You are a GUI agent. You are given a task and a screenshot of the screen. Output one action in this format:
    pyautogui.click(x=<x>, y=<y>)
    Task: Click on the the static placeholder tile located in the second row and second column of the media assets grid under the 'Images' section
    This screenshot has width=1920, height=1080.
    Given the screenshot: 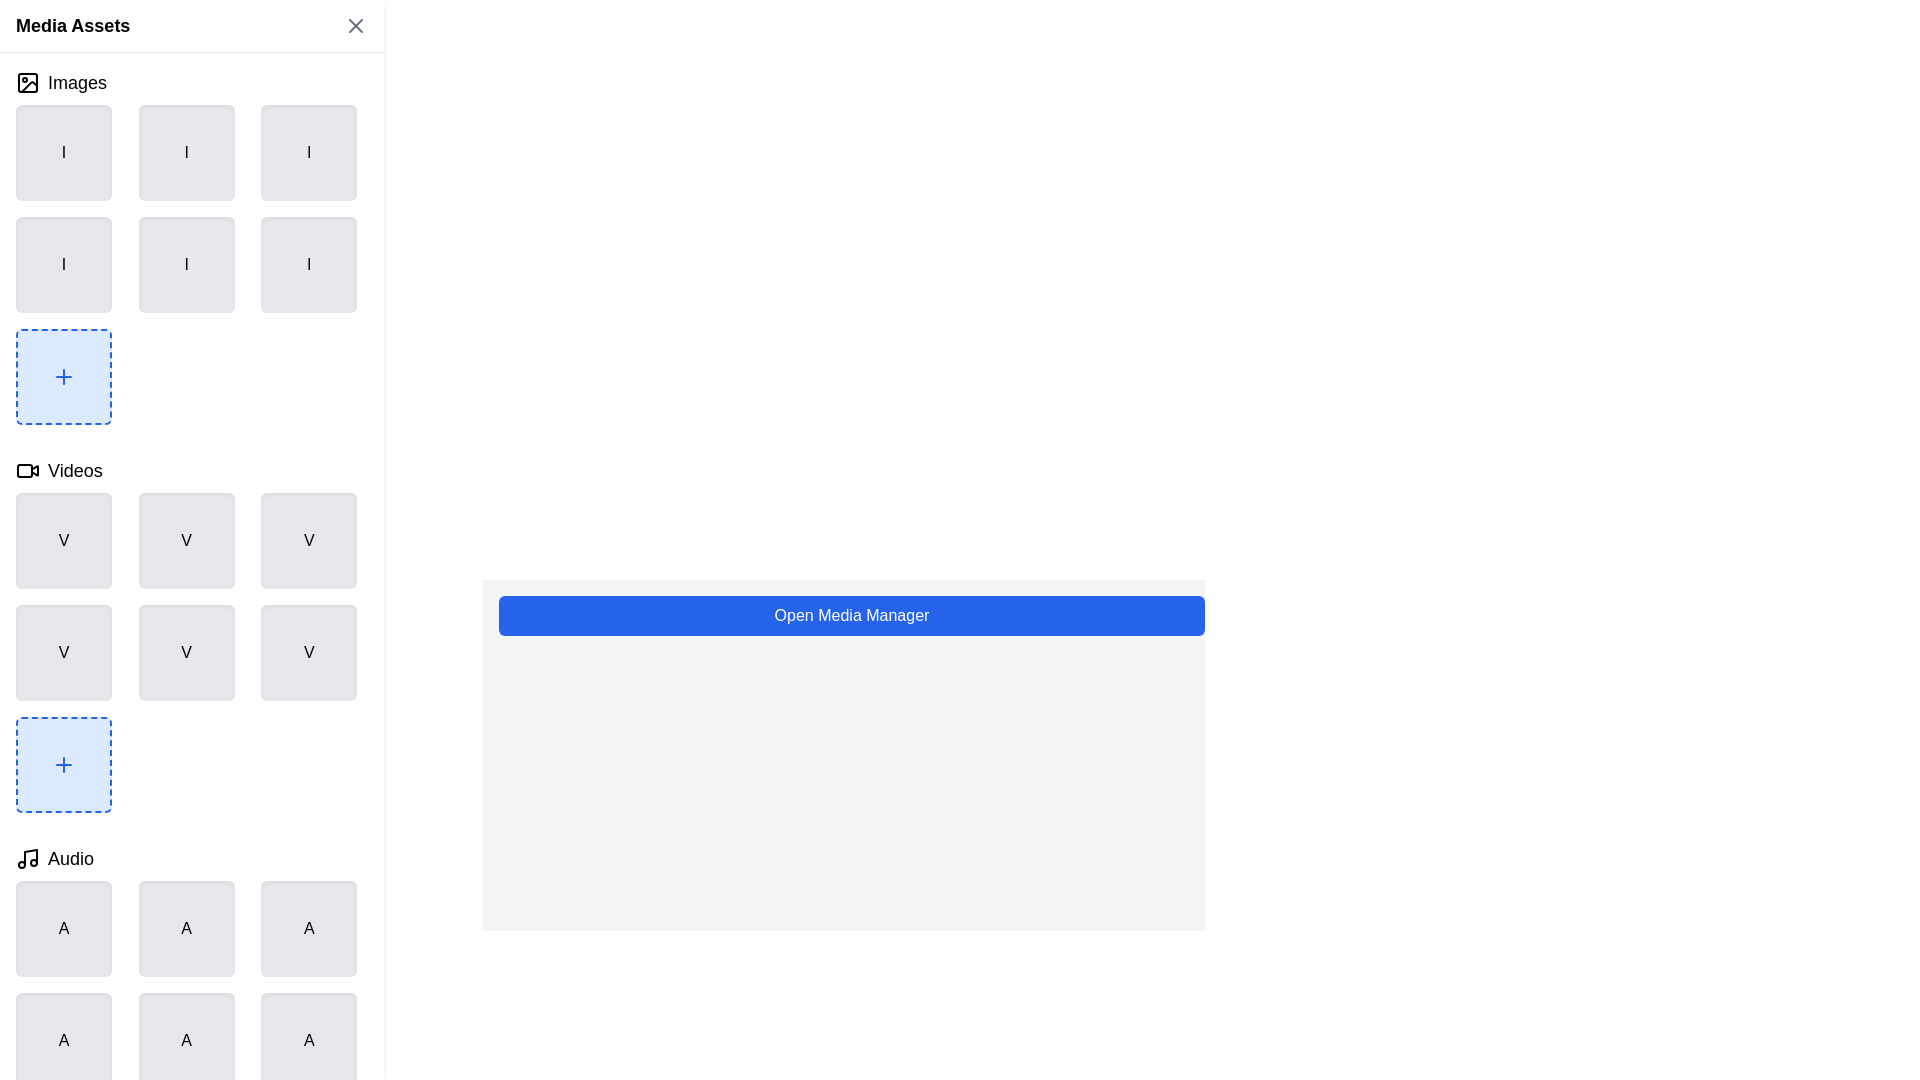 What is the action you would take?
    pyautogui.click(x=186, y=264)
    